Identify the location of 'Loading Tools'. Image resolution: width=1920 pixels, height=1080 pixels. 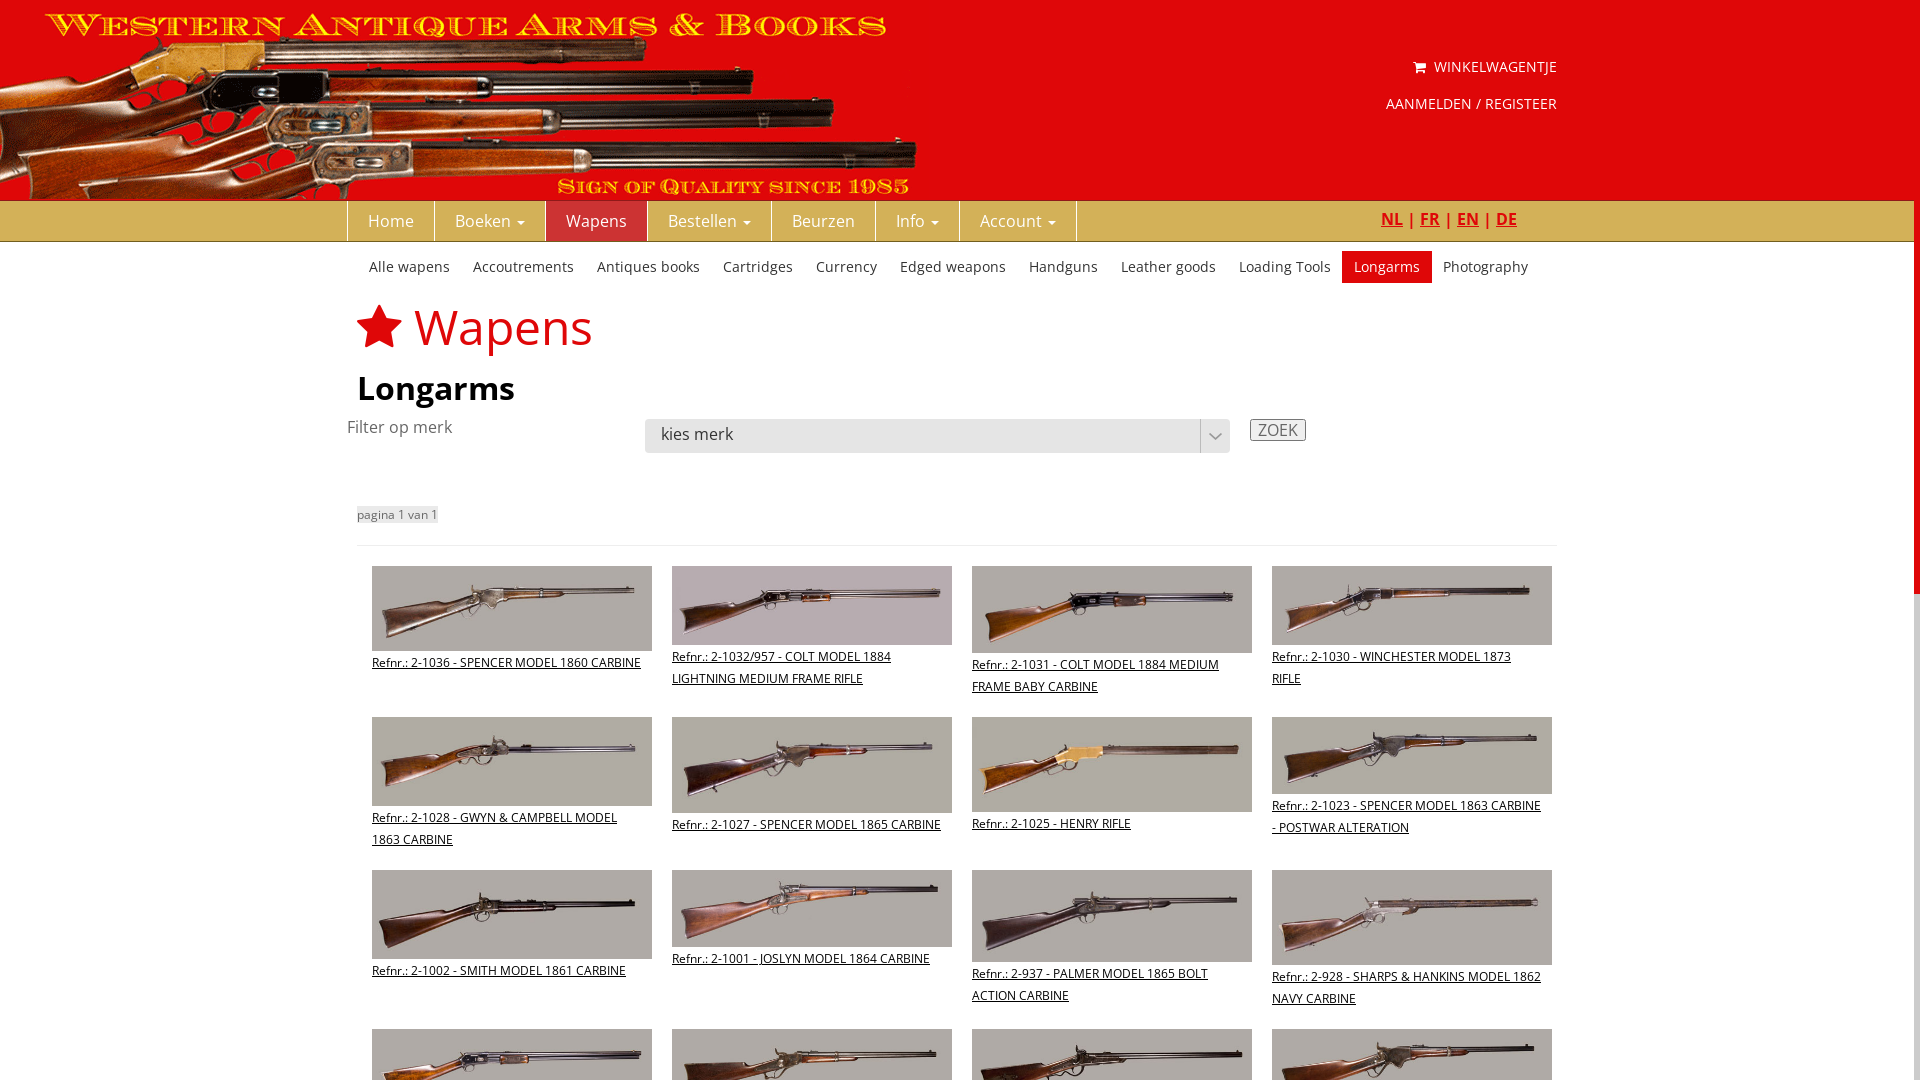
(1285, 265).